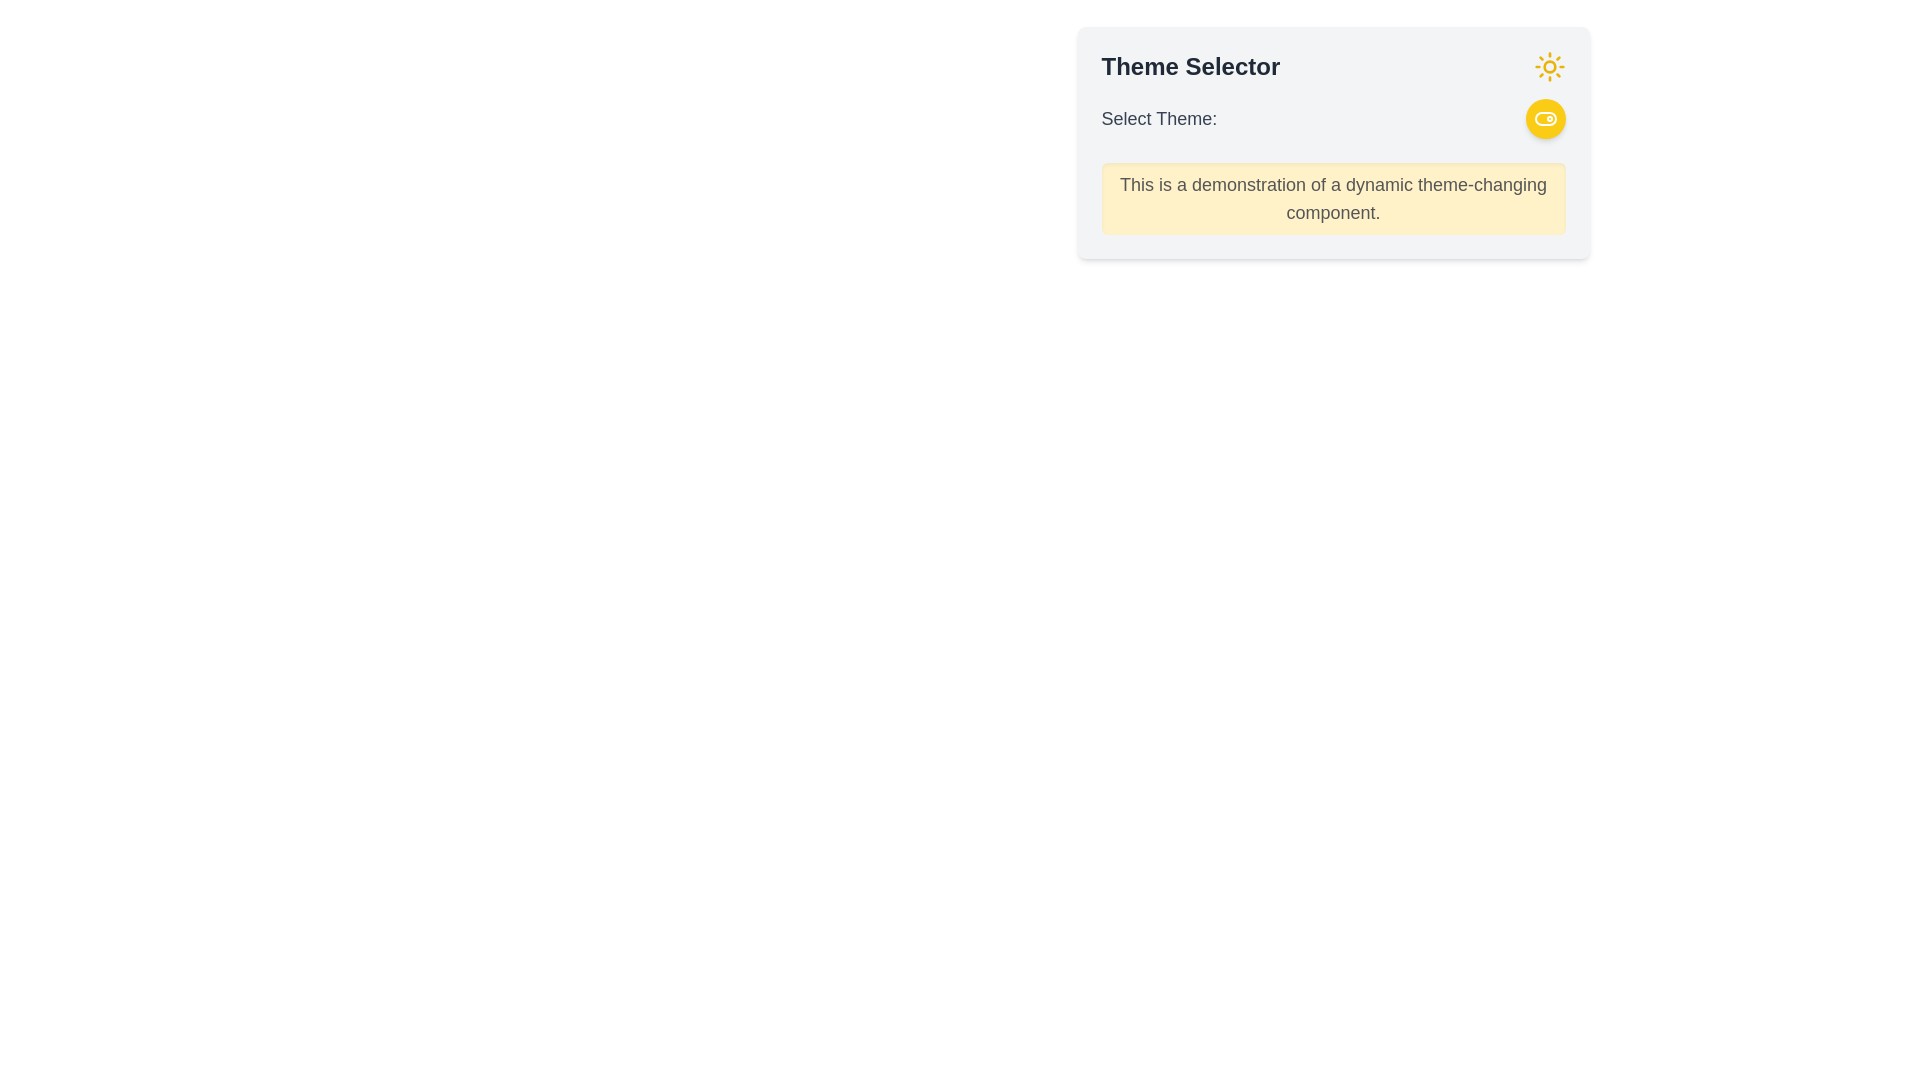 The image size is (1920, 1080). Describe the element at coordinates (1333, 199) in the screenshot. I see `the Text display element that showcases the functionality of the dynamic theme-changing component, located in the 'Theme Selector' section with a light yellow background` at that location.